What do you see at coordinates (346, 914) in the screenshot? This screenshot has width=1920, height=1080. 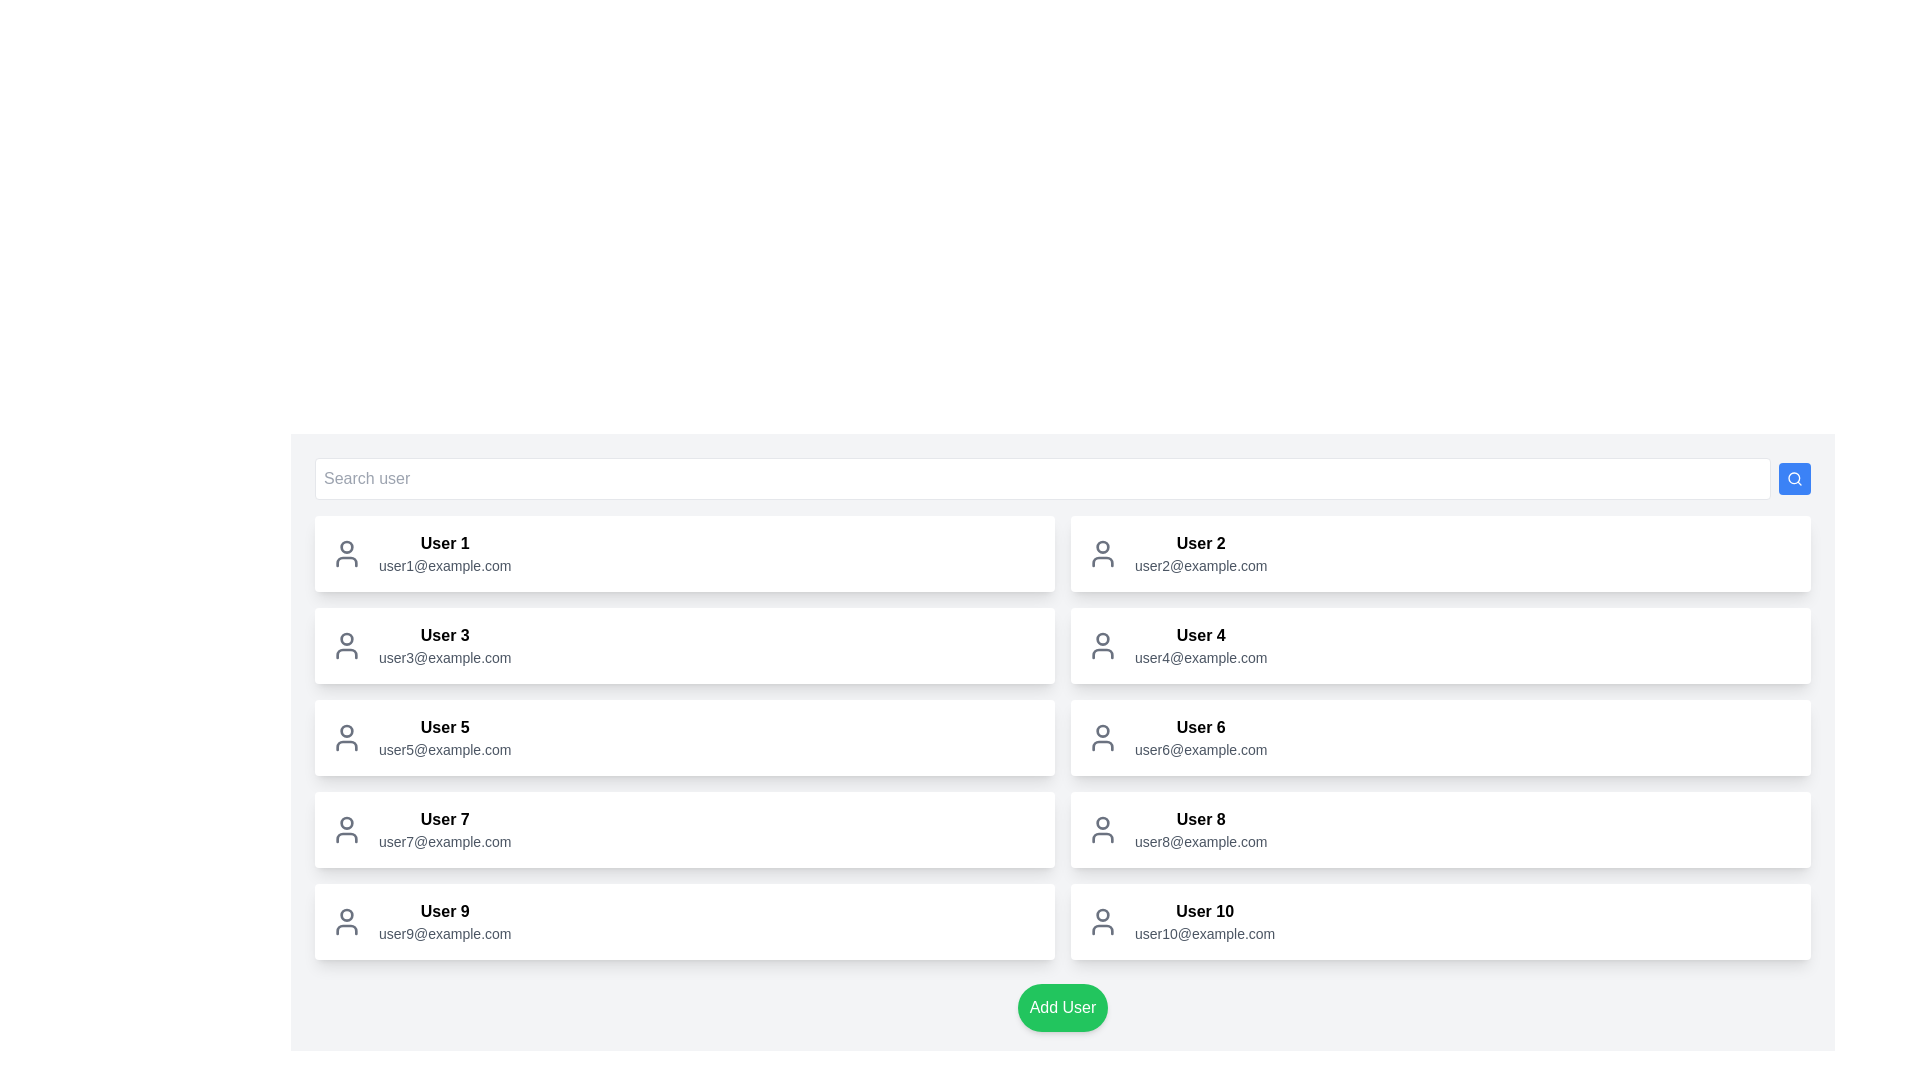 I see `the circular area at the top of the user icon representing the user's head in the user card labeled 'User 9'` at bounding box center [346, 914].